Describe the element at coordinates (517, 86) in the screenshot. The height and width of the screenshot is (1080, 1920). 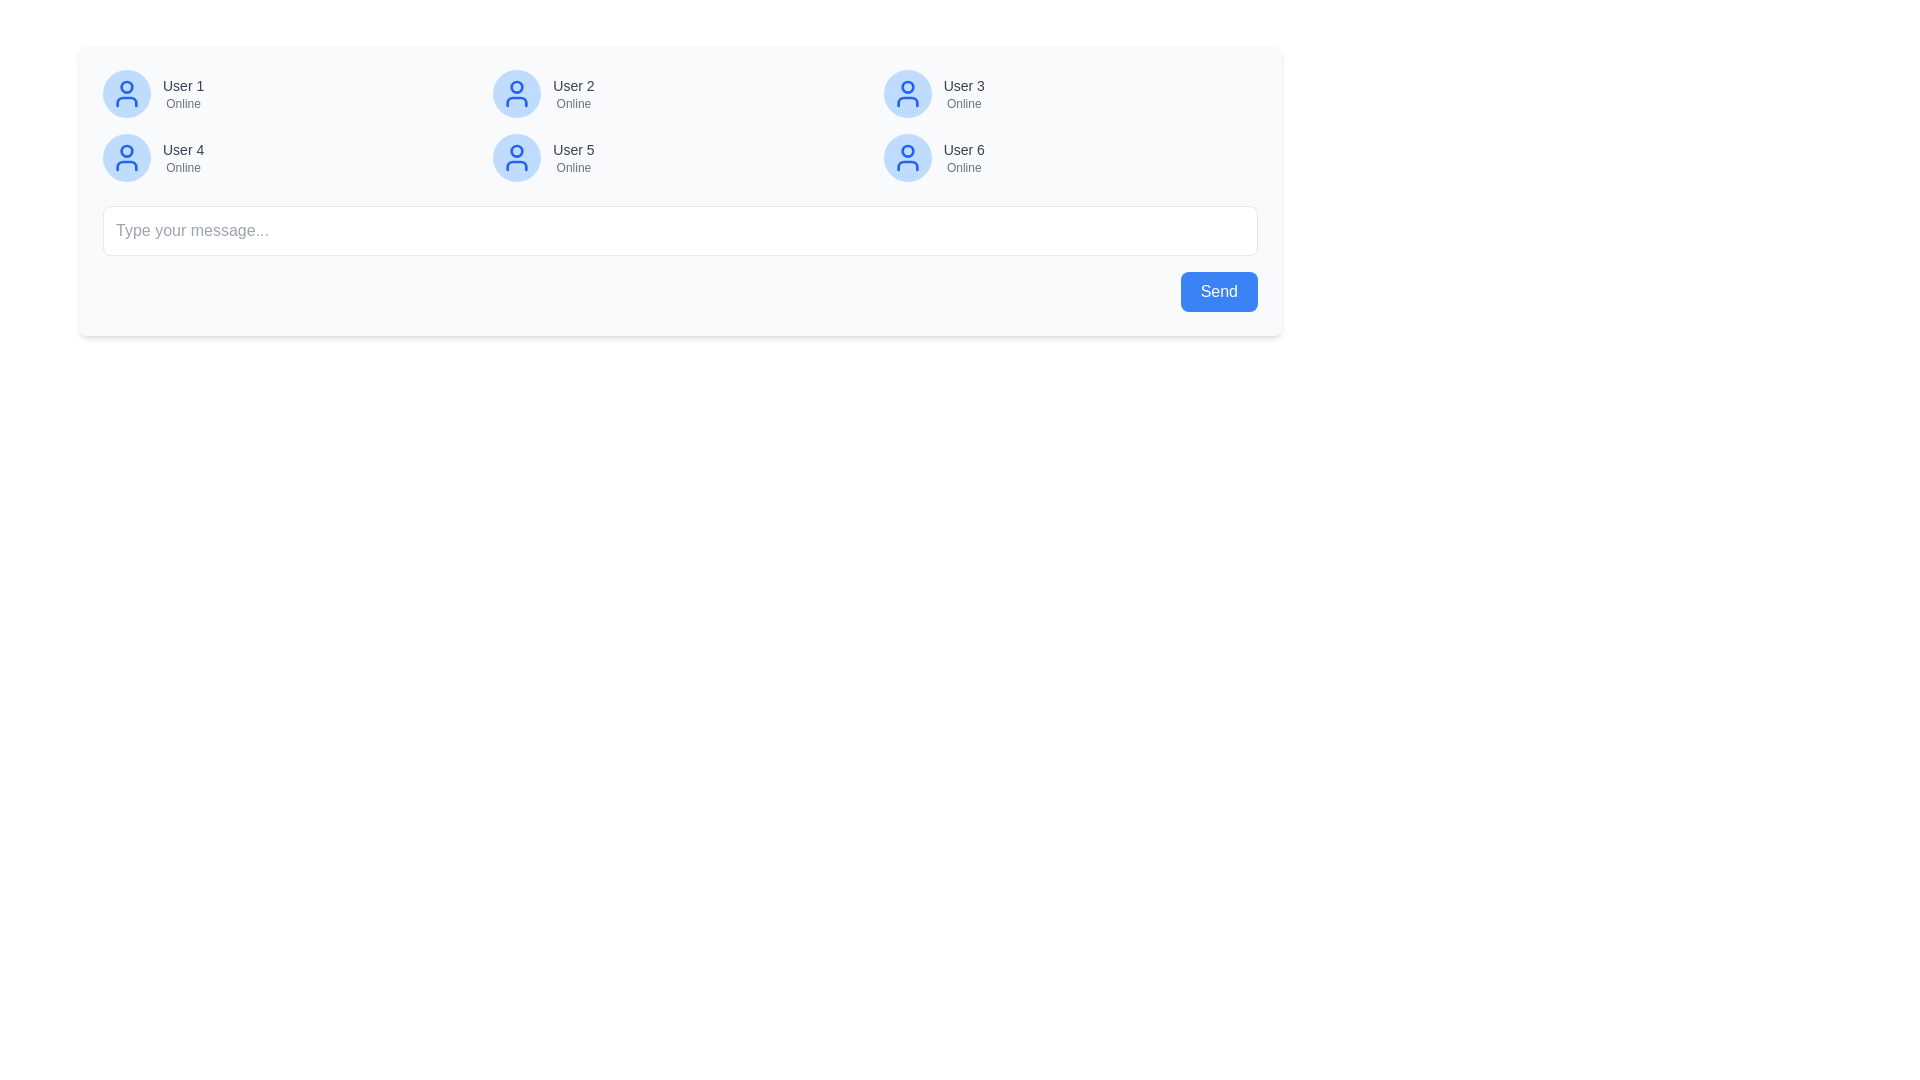
I see `the small circular outline in the user icon for 'User 2', located at the top center of the interface` at that location.